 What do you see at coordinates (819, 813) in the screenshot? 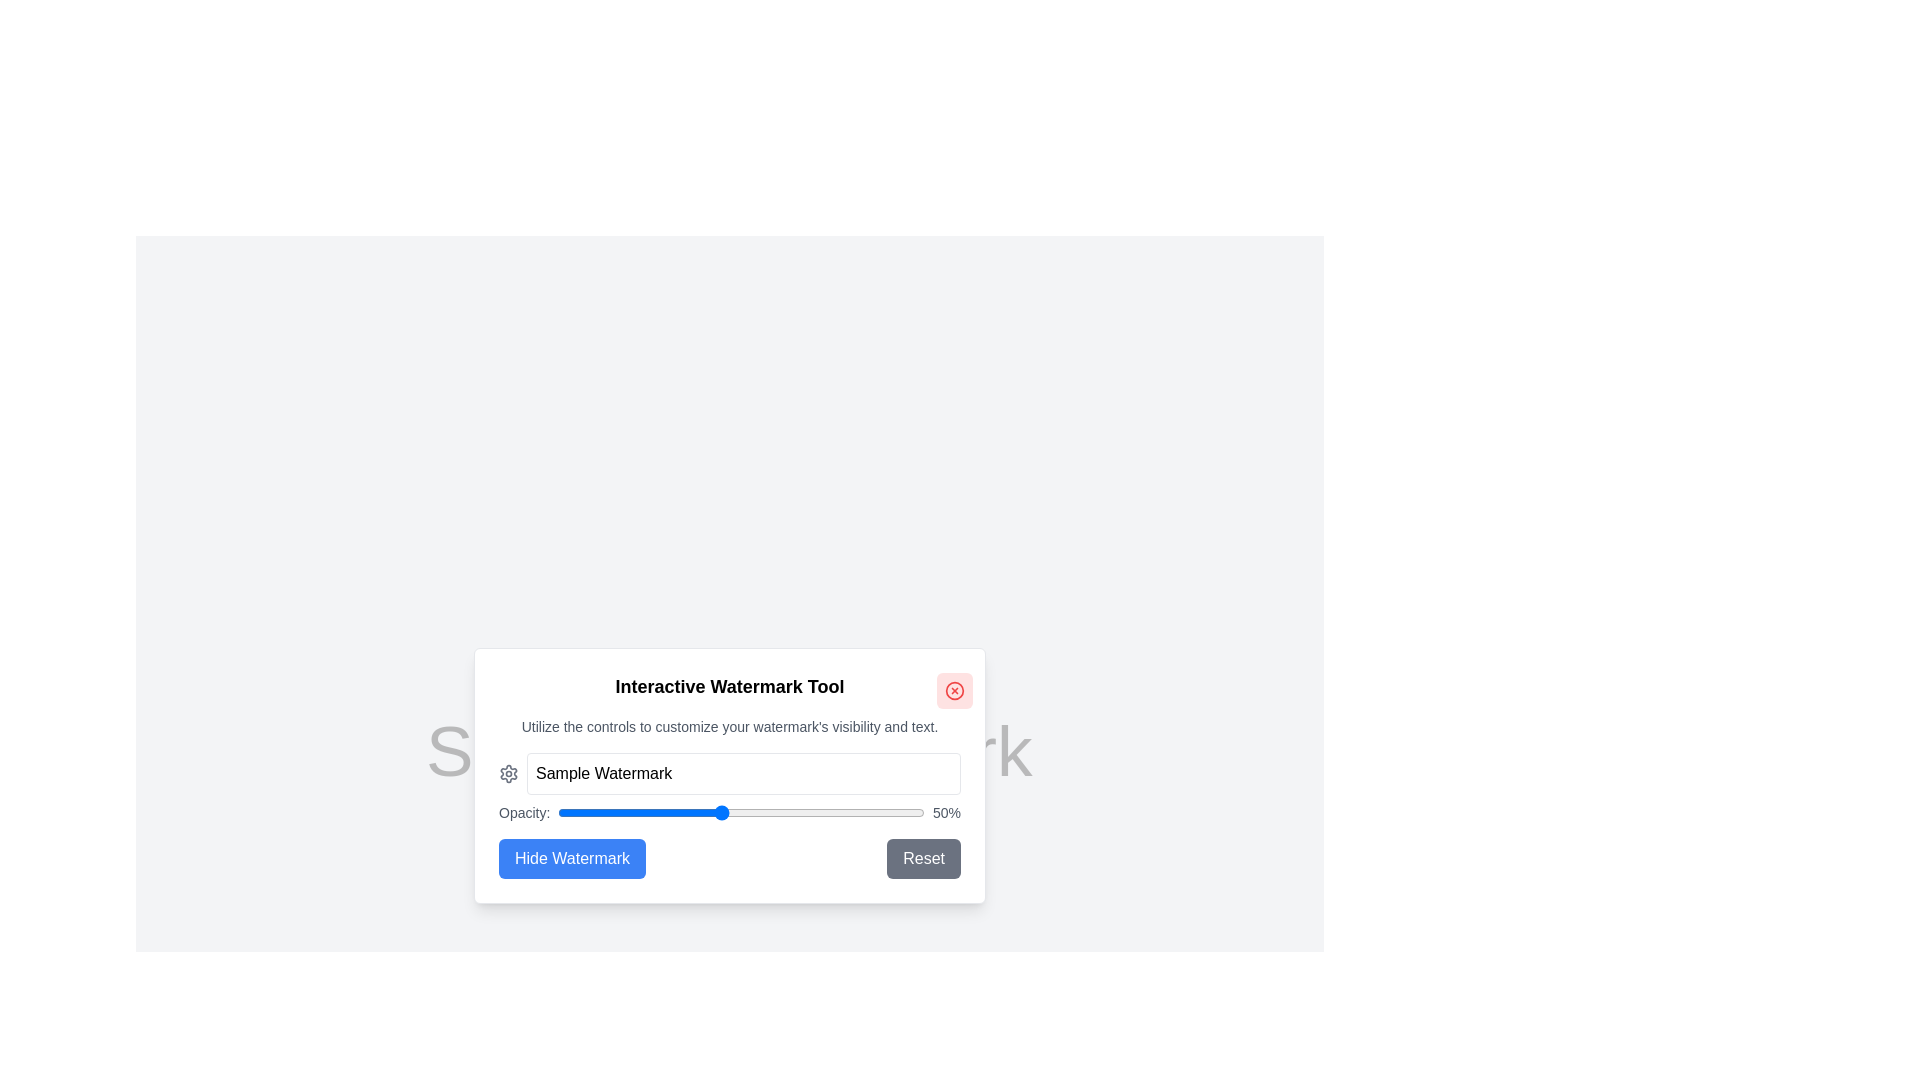
I see `the opacity` at bounding box center [819, 813].